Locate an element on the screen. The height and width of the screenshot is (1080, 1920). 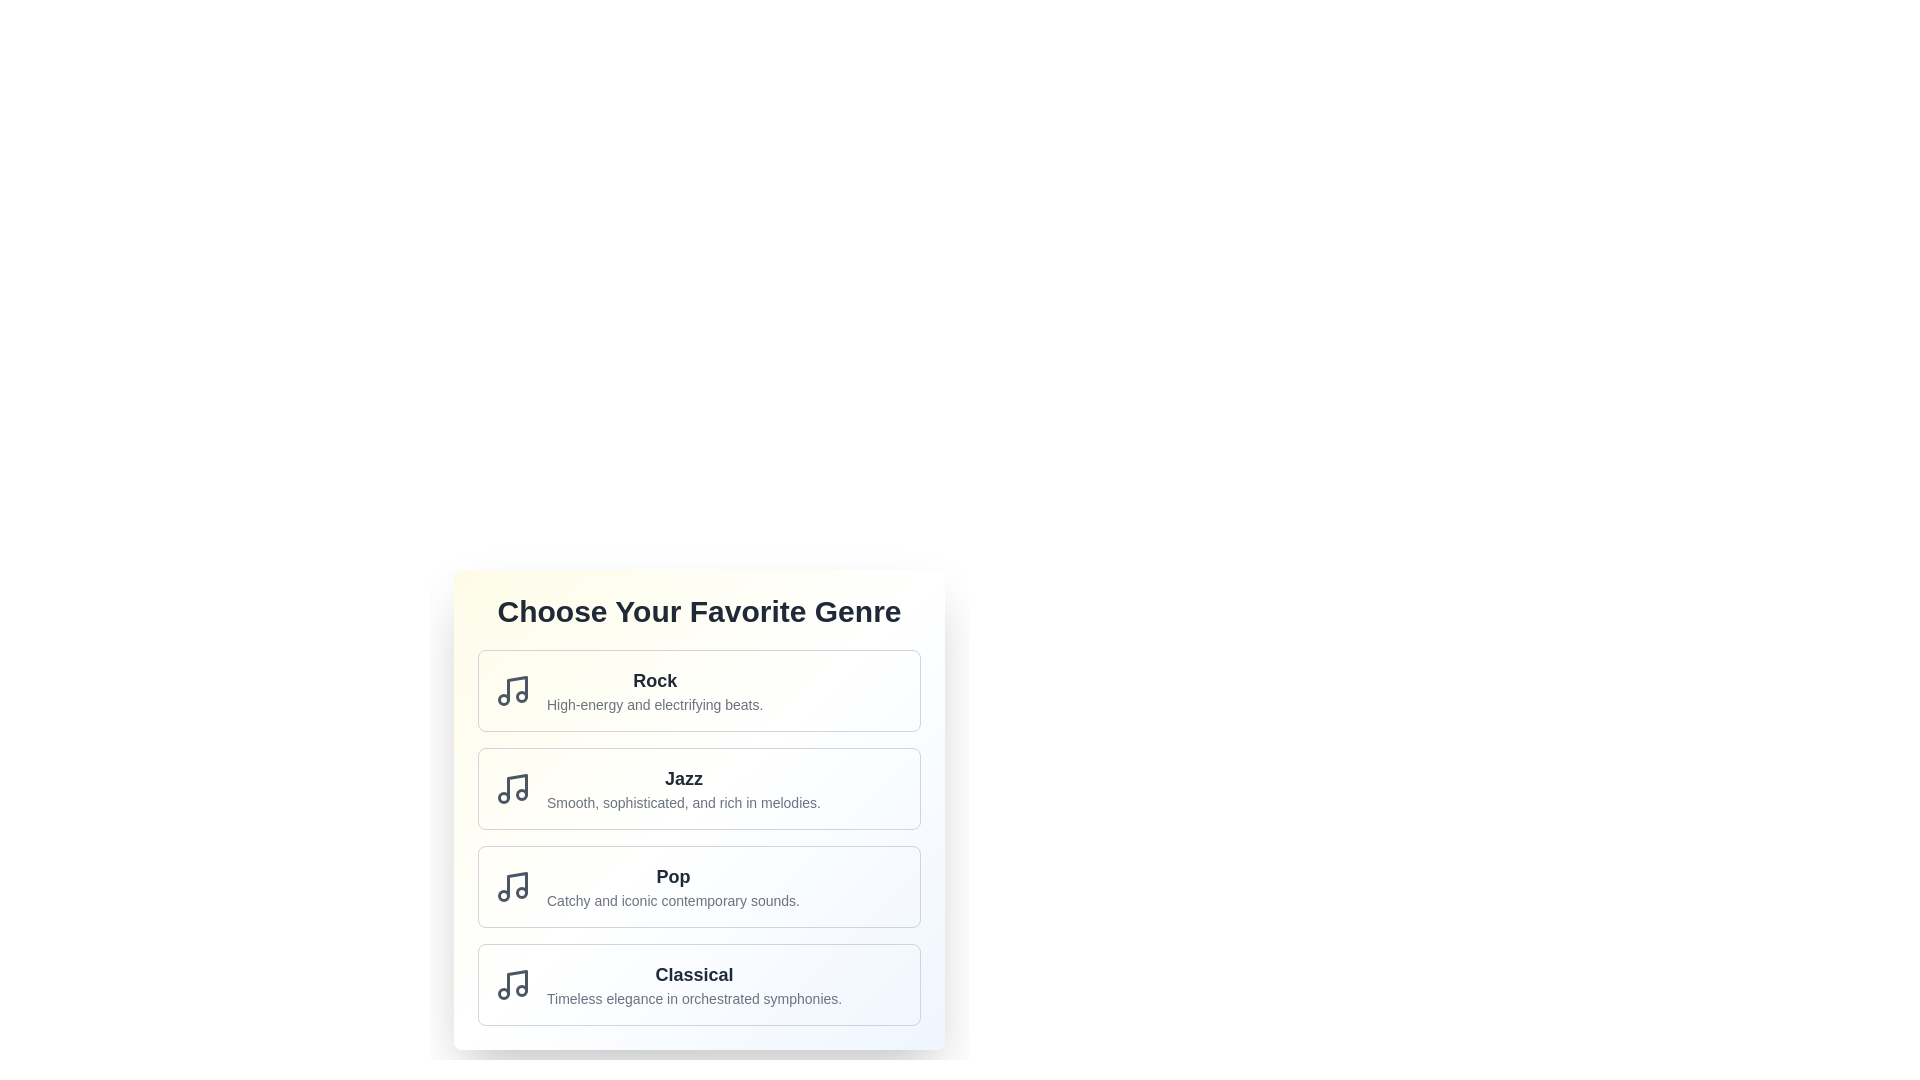
the static text label for the genre 'Jazz' which is the second item in the genre options list is located at coordinates (683, 778).